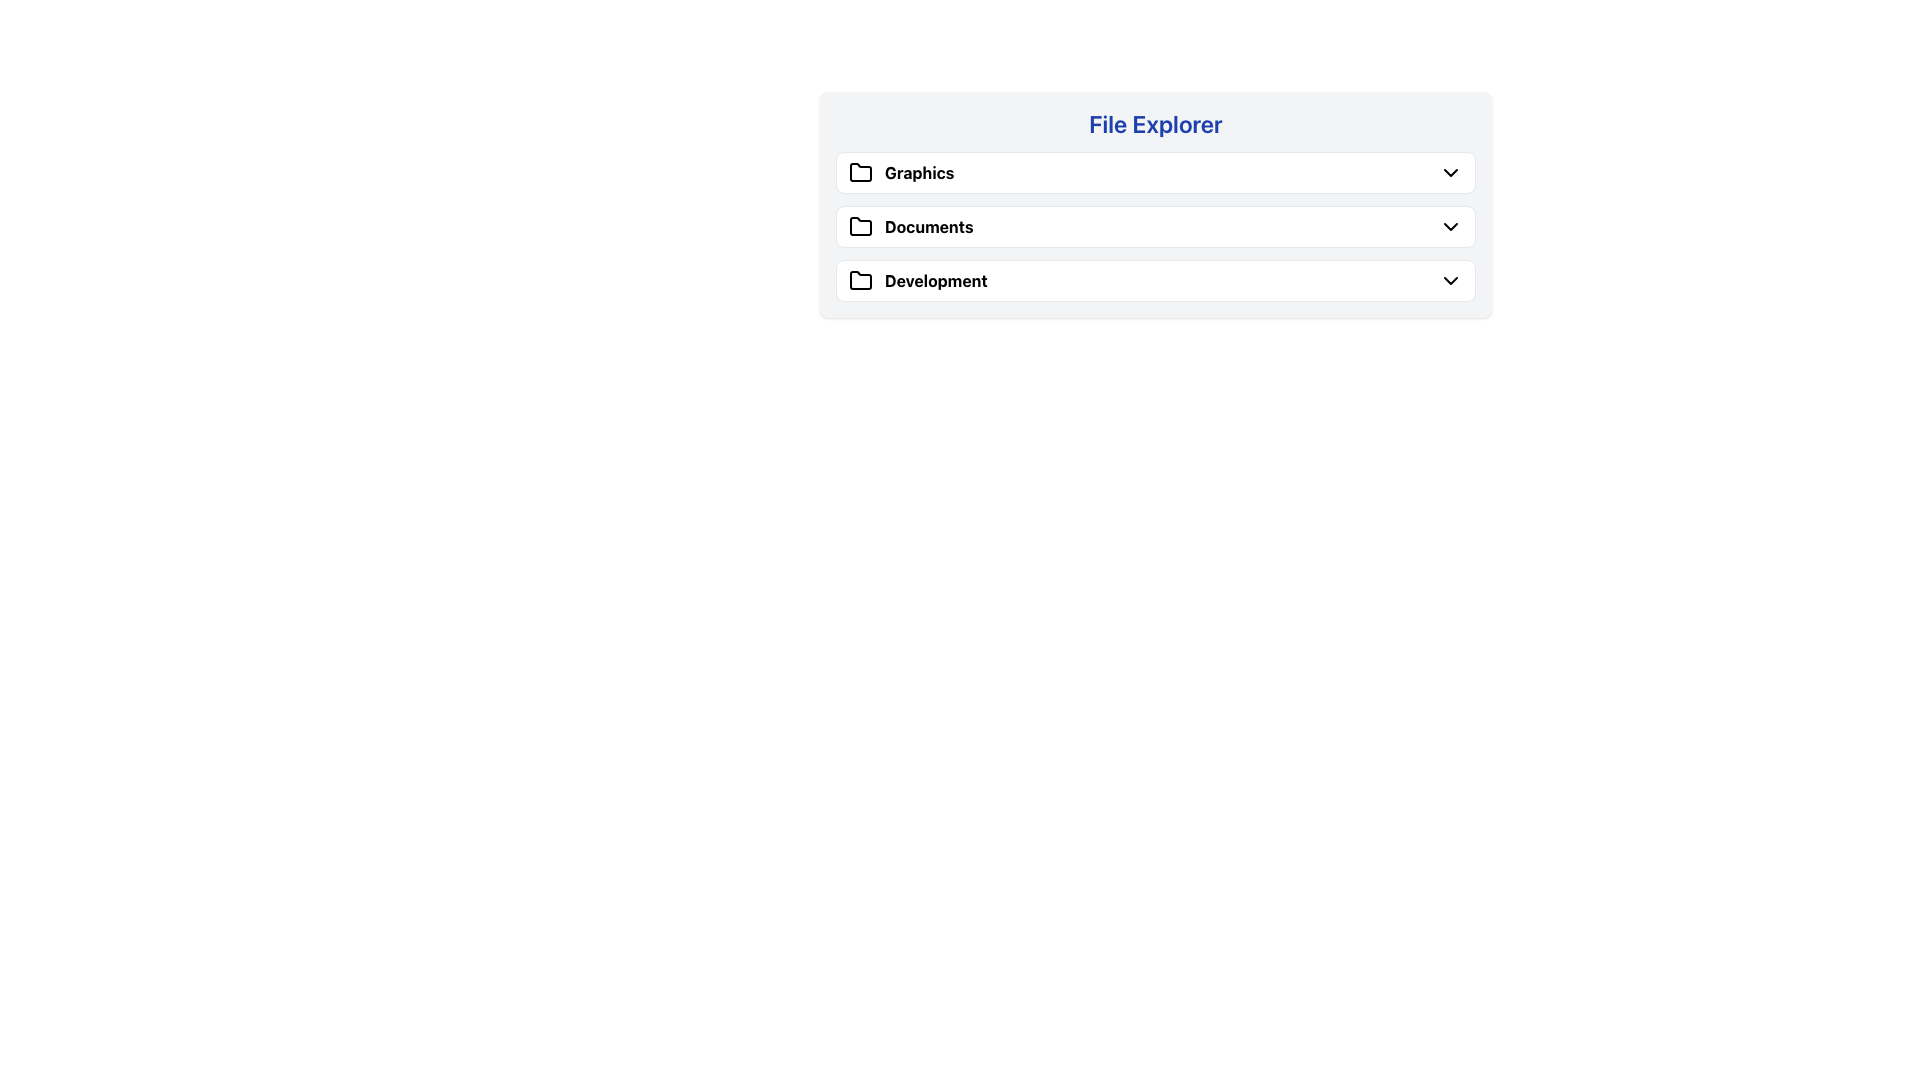 The height and width of the screenshot is (1080, 1920). I want to click on the dropdown toggle icon at the right end of the 'Development' row in the file explorer interface, so click(1450, 281).